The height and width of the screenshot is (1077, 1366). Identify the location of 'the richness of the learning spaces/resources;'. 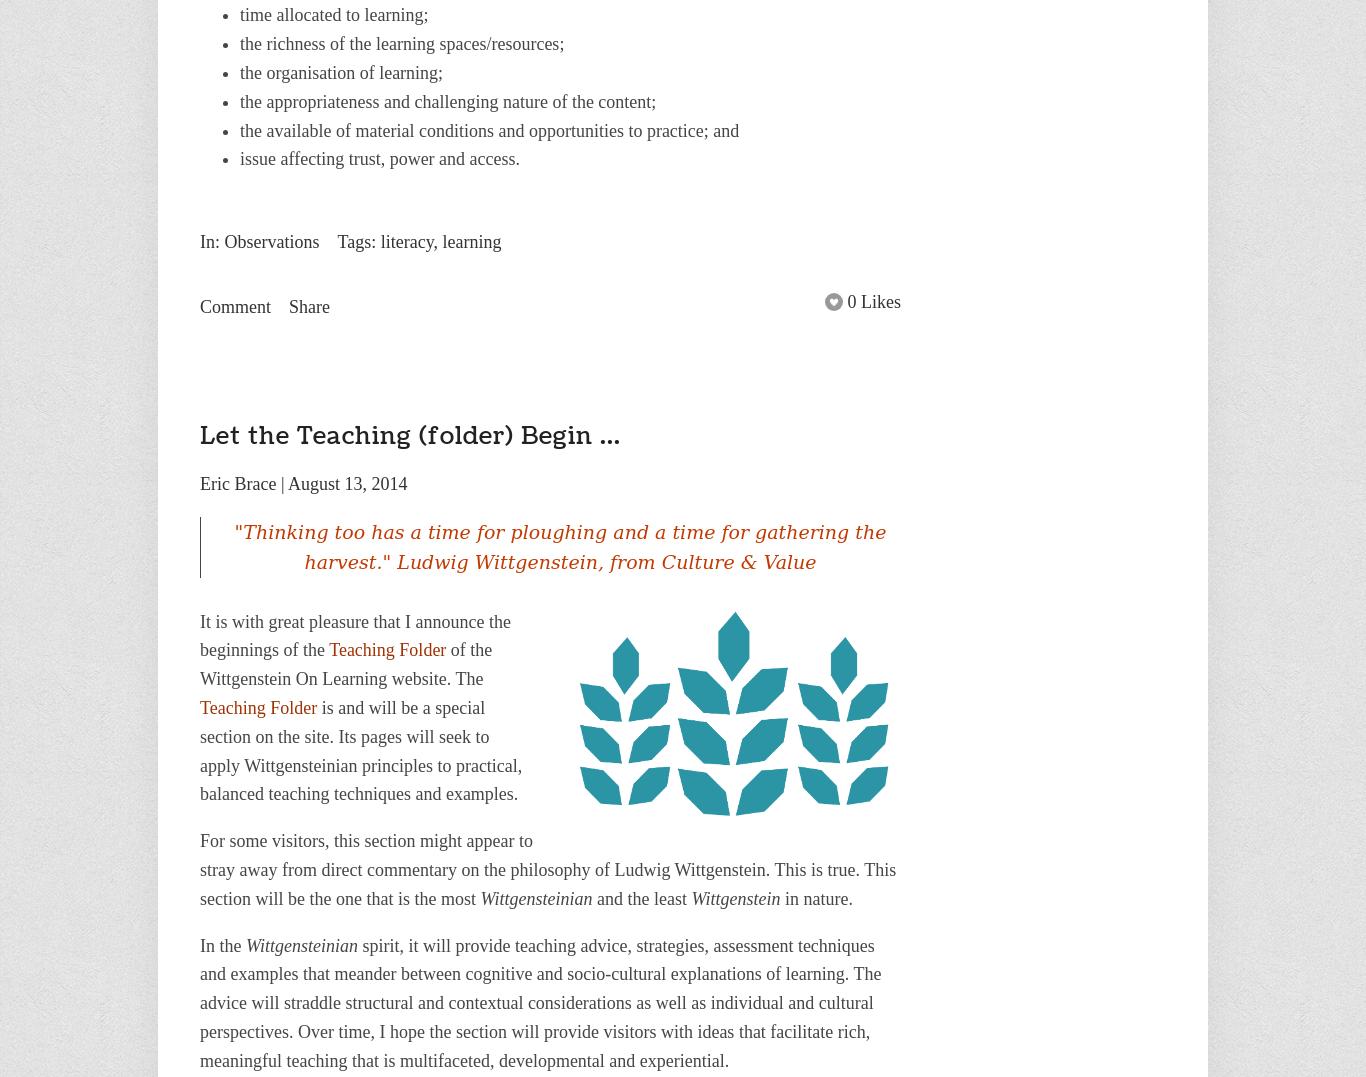
(401, 44).